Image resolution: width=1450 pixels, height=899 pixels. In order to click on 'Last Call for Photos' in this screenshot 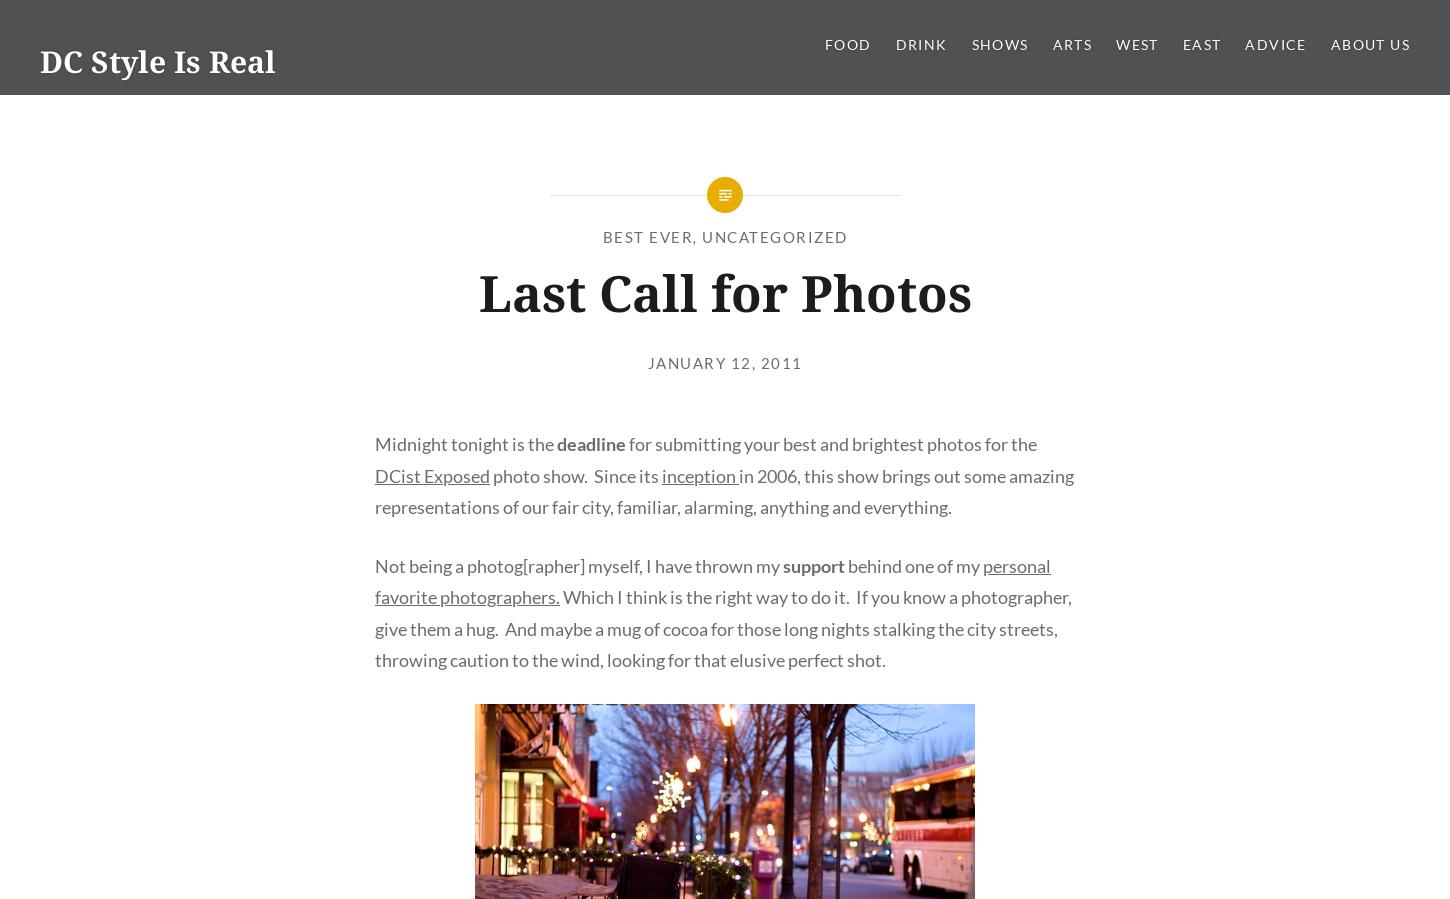, I will do `click(723, 292)`.